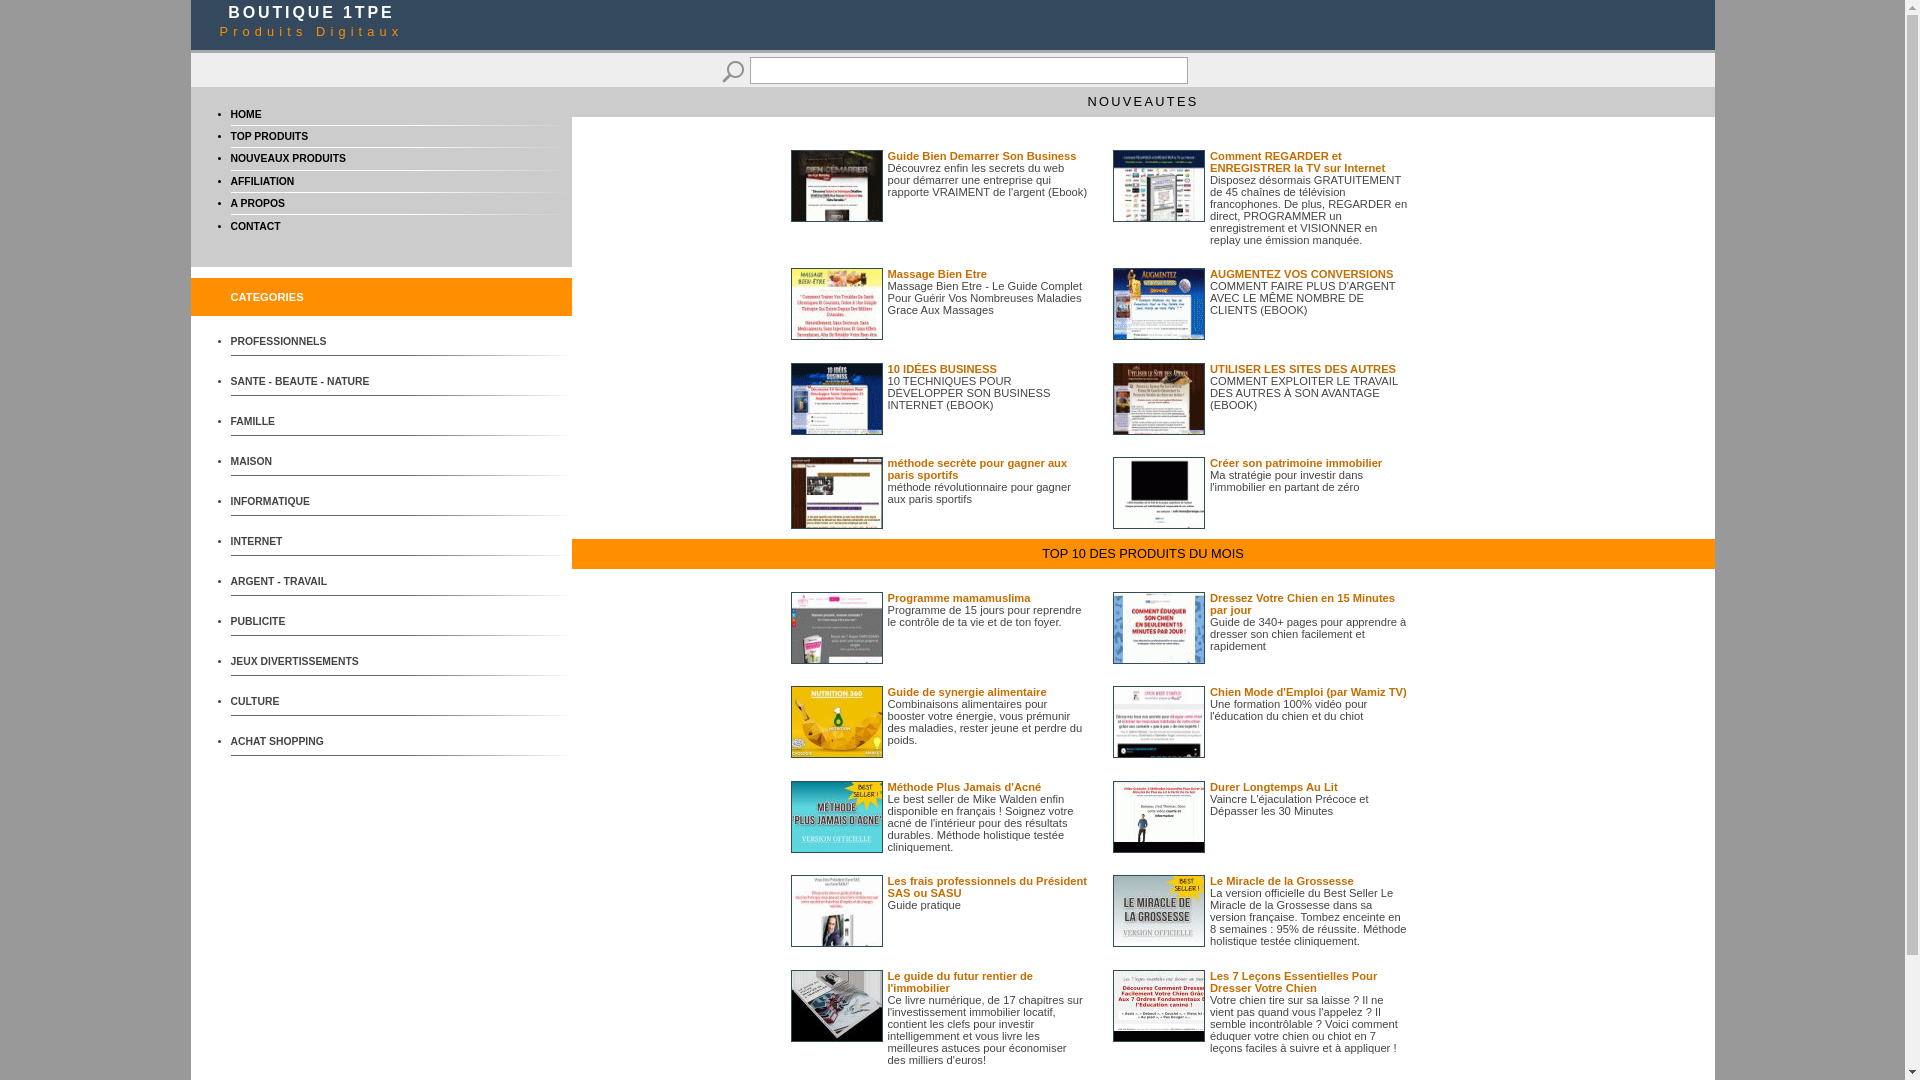 This screenshot has width=1920, height=1080. Describe the element at coordinates (304, 541) in the screenshot. I see `'INTERNET'` at that location.